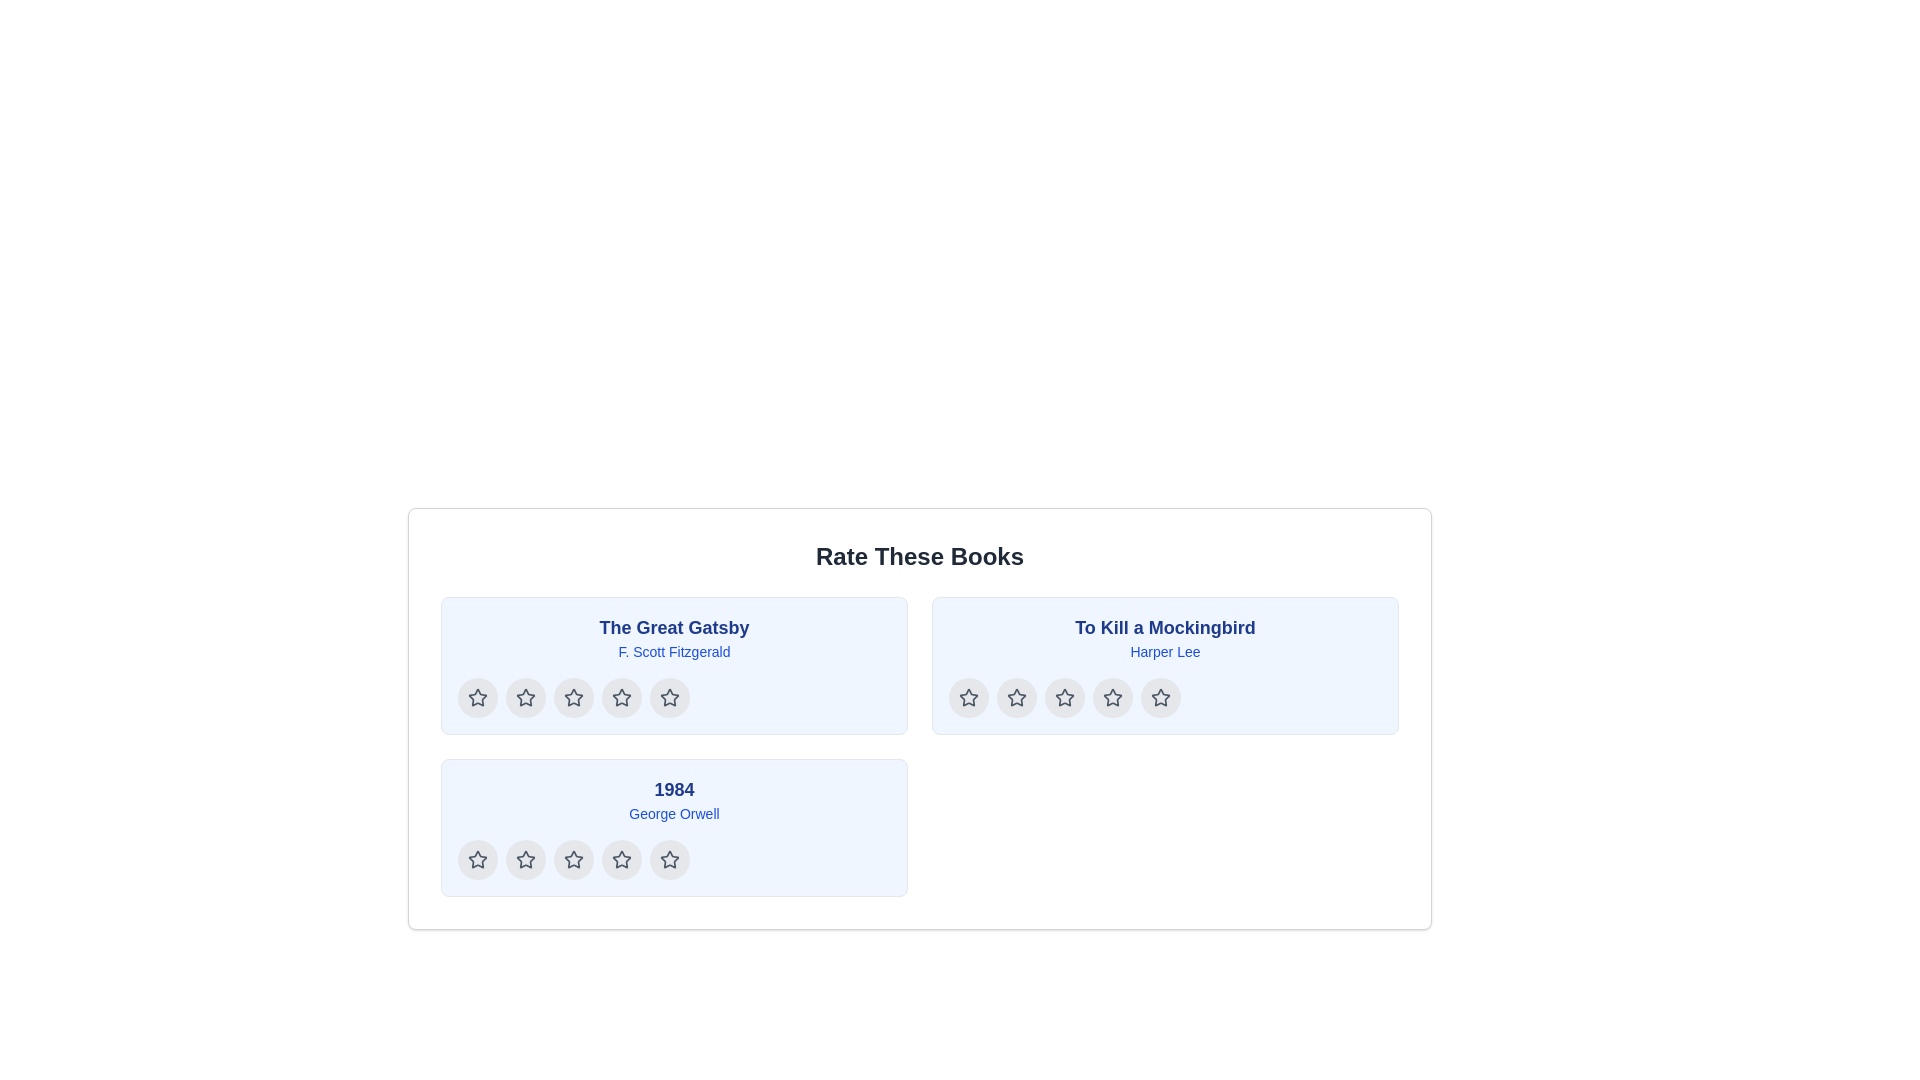  What do you see at coordinates (1161, 697) in the screenshot?
I see `the circular button with a grey background and a star icon, located in the third set of buttons under 'To Kill a Mockingbird'` at bounding box center [1161, 697].